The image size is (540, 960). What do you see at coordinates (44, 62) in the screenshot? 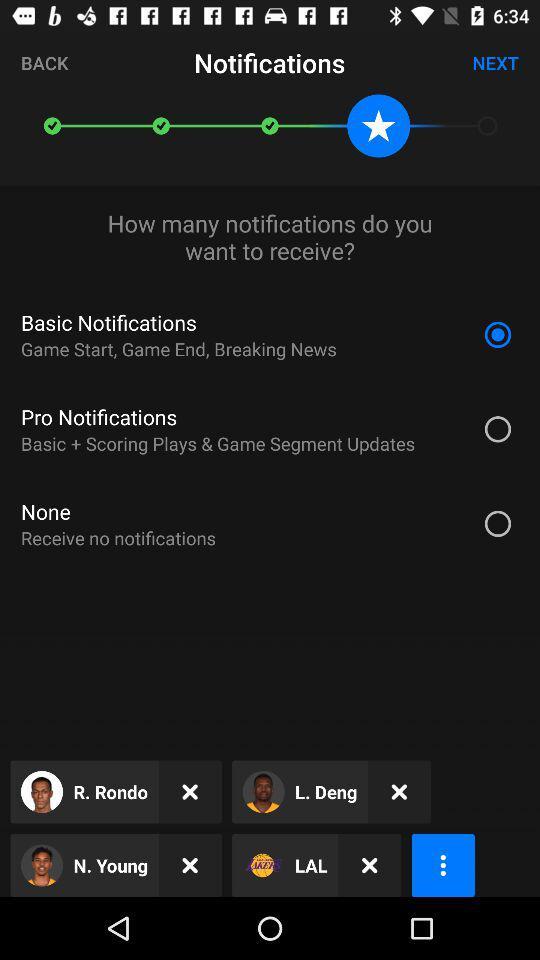
I see `icon at the top left corner` at bounding box center [44, 62].